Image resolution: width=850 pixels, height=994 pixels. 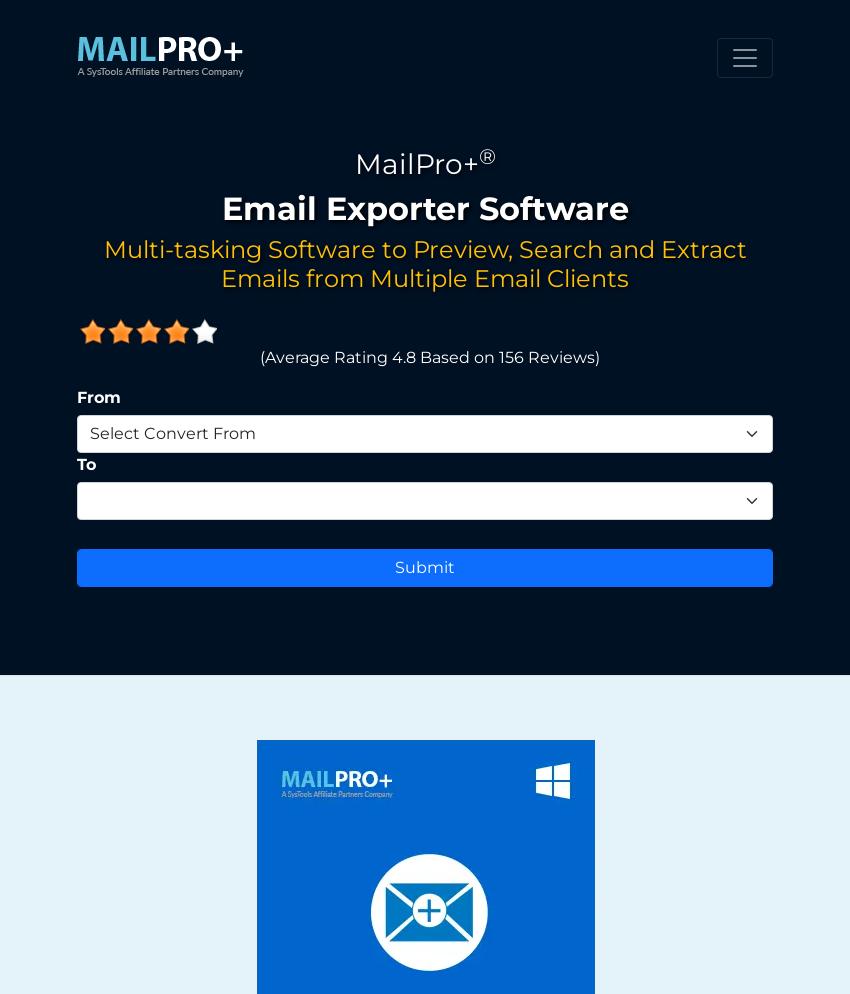 I want to click on 'Click on Add Collection', so click(x=223, y=51).